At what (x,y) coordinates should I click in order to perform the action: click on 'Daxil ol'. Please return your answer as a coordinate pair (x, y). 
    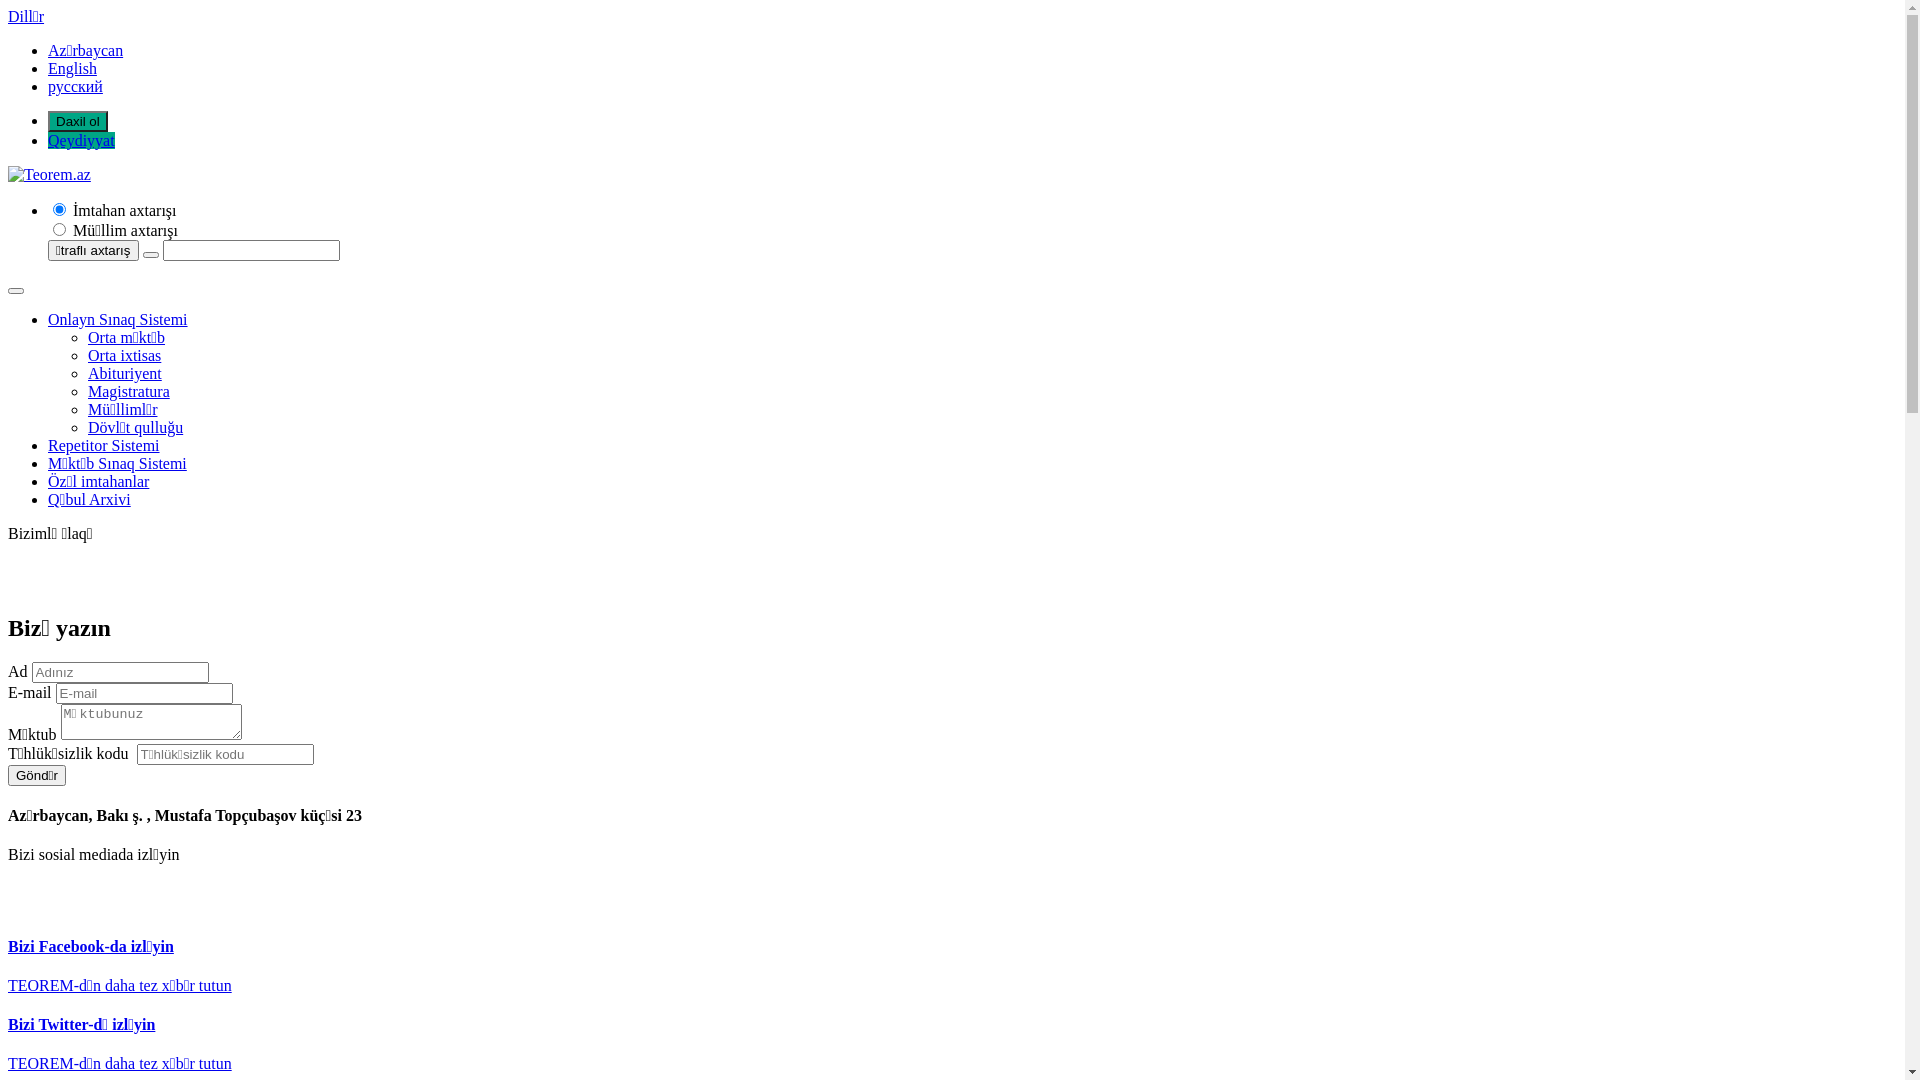
    Looking at the image, I should click on (77, 121).